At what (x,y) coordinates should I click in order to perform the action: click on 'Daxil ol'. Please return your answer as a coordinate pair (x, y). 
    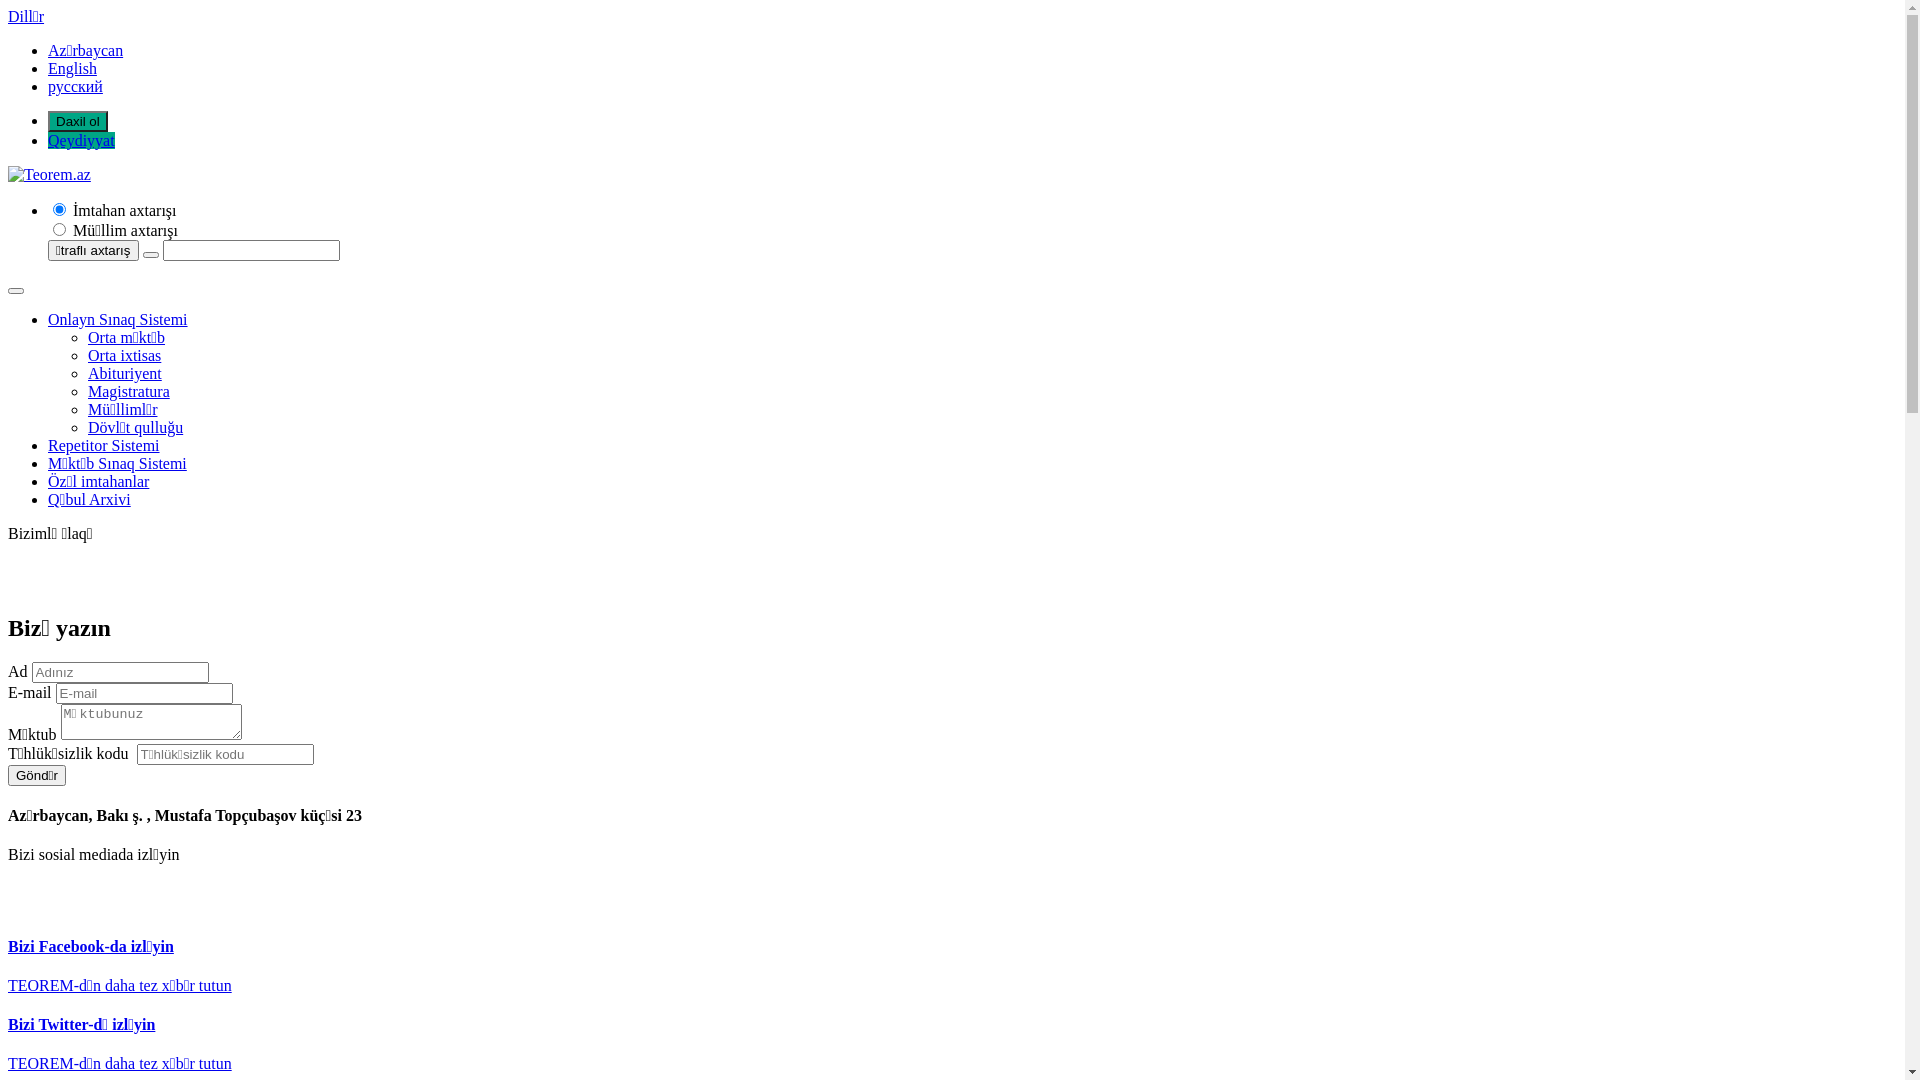
    Looking at the image, I should click on (77, 121).